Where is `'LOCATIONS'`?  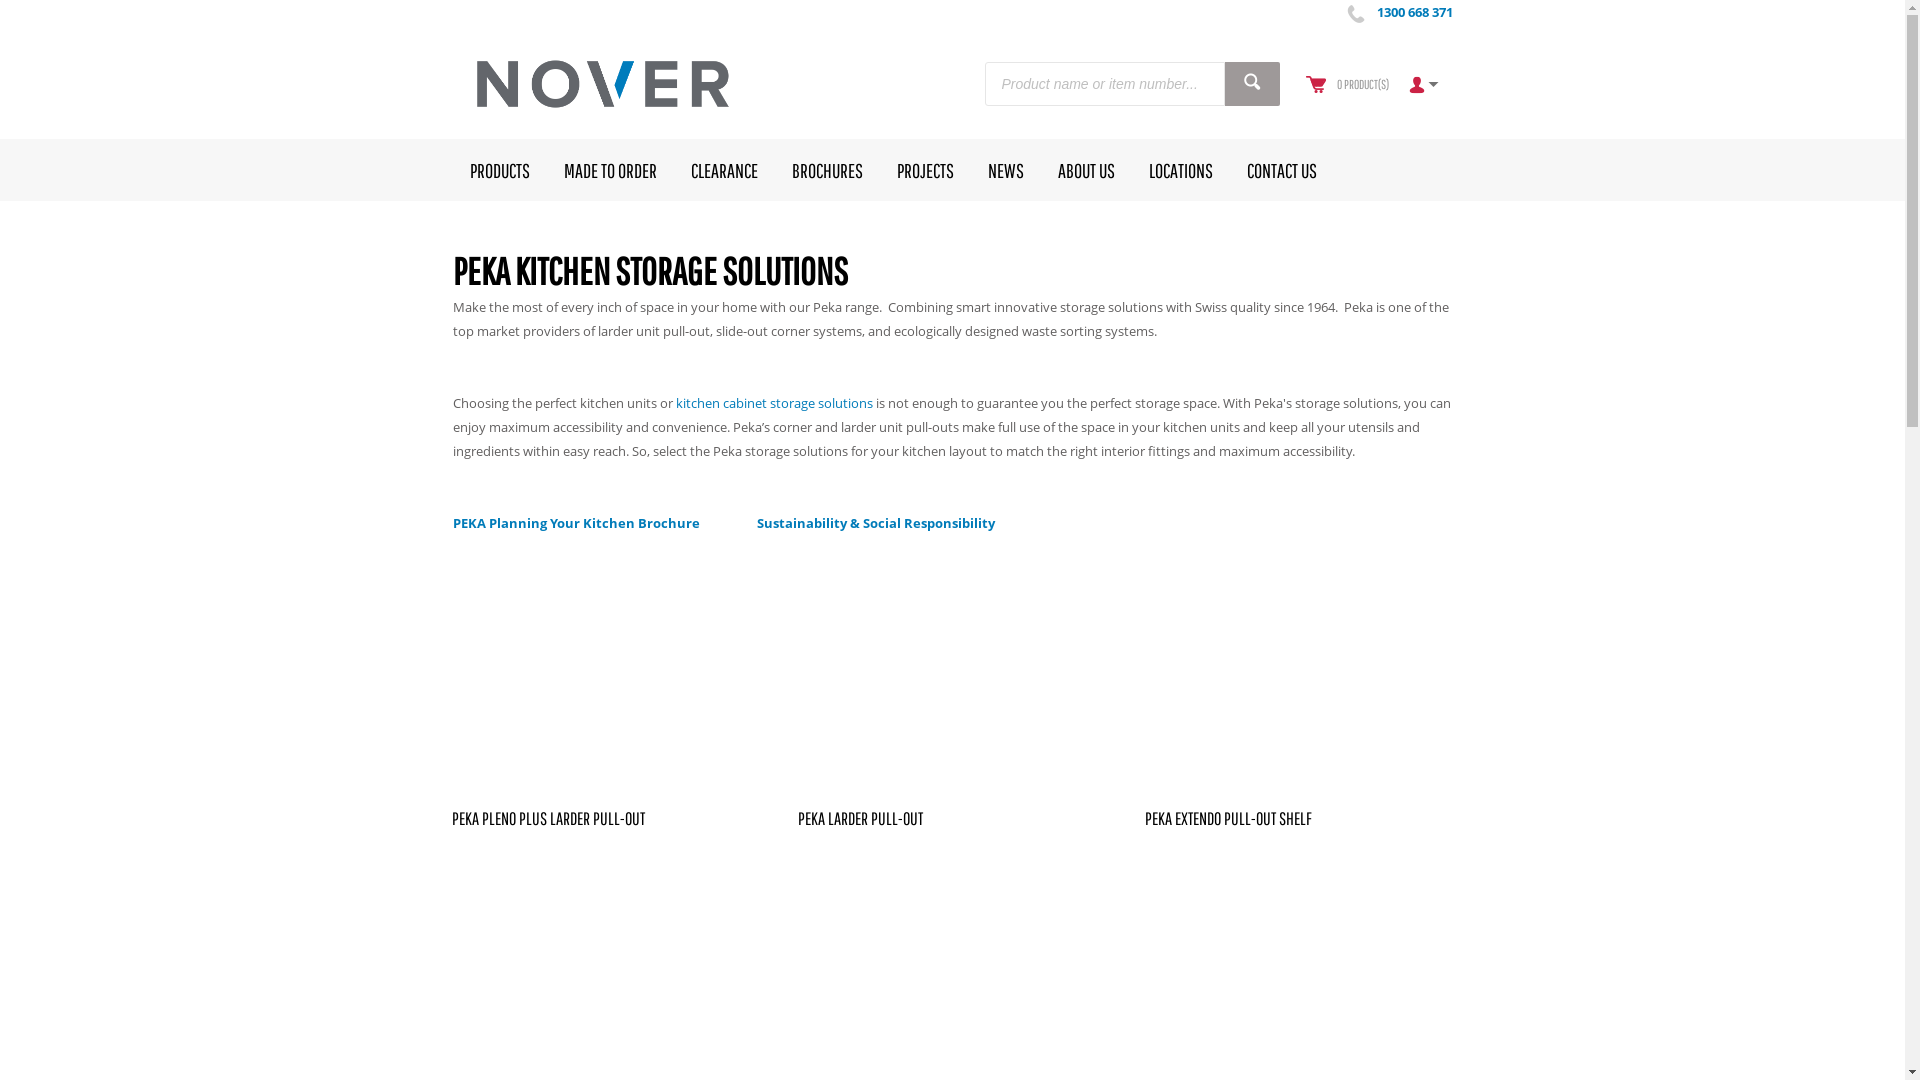
'LOCATIONS' is located at coordinates (1180, 168).